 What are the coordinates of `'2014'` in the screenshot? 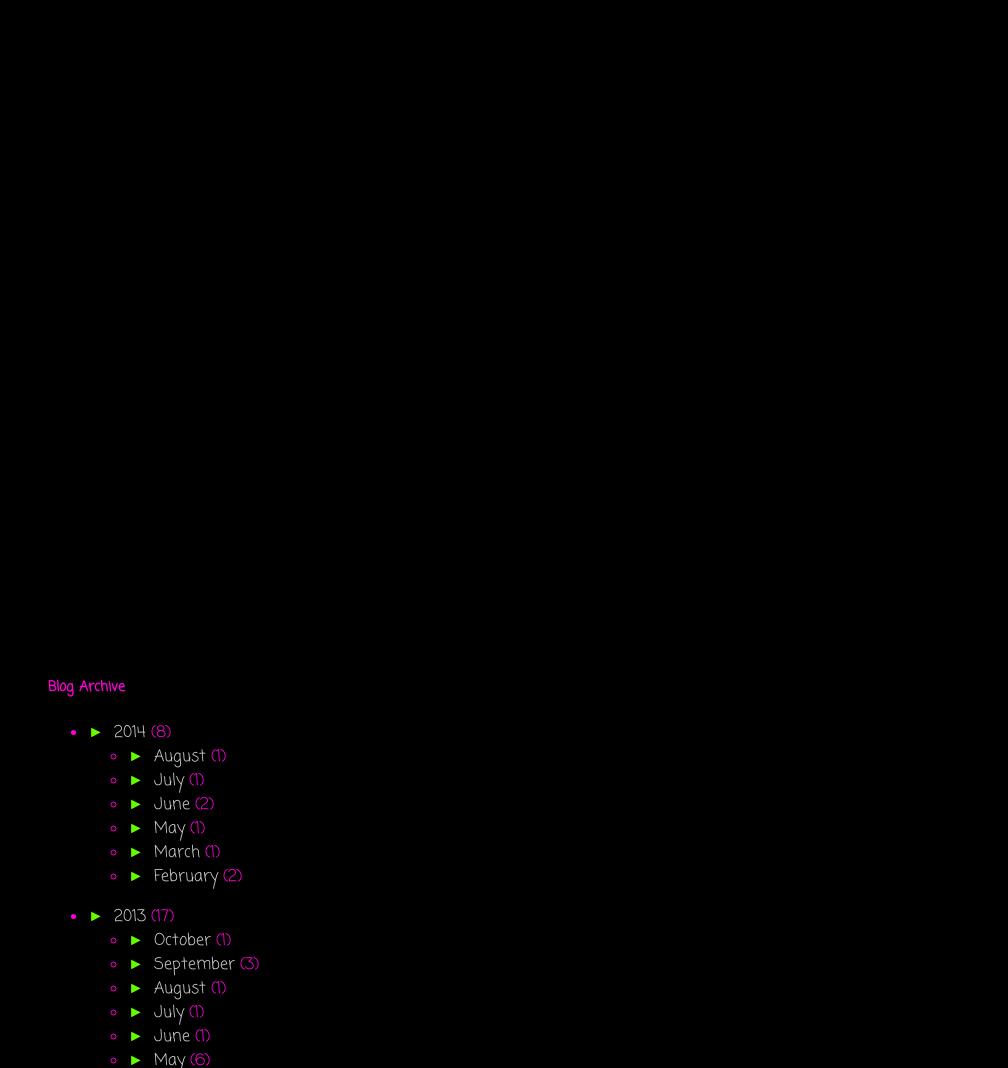 It's located at (131, 732).